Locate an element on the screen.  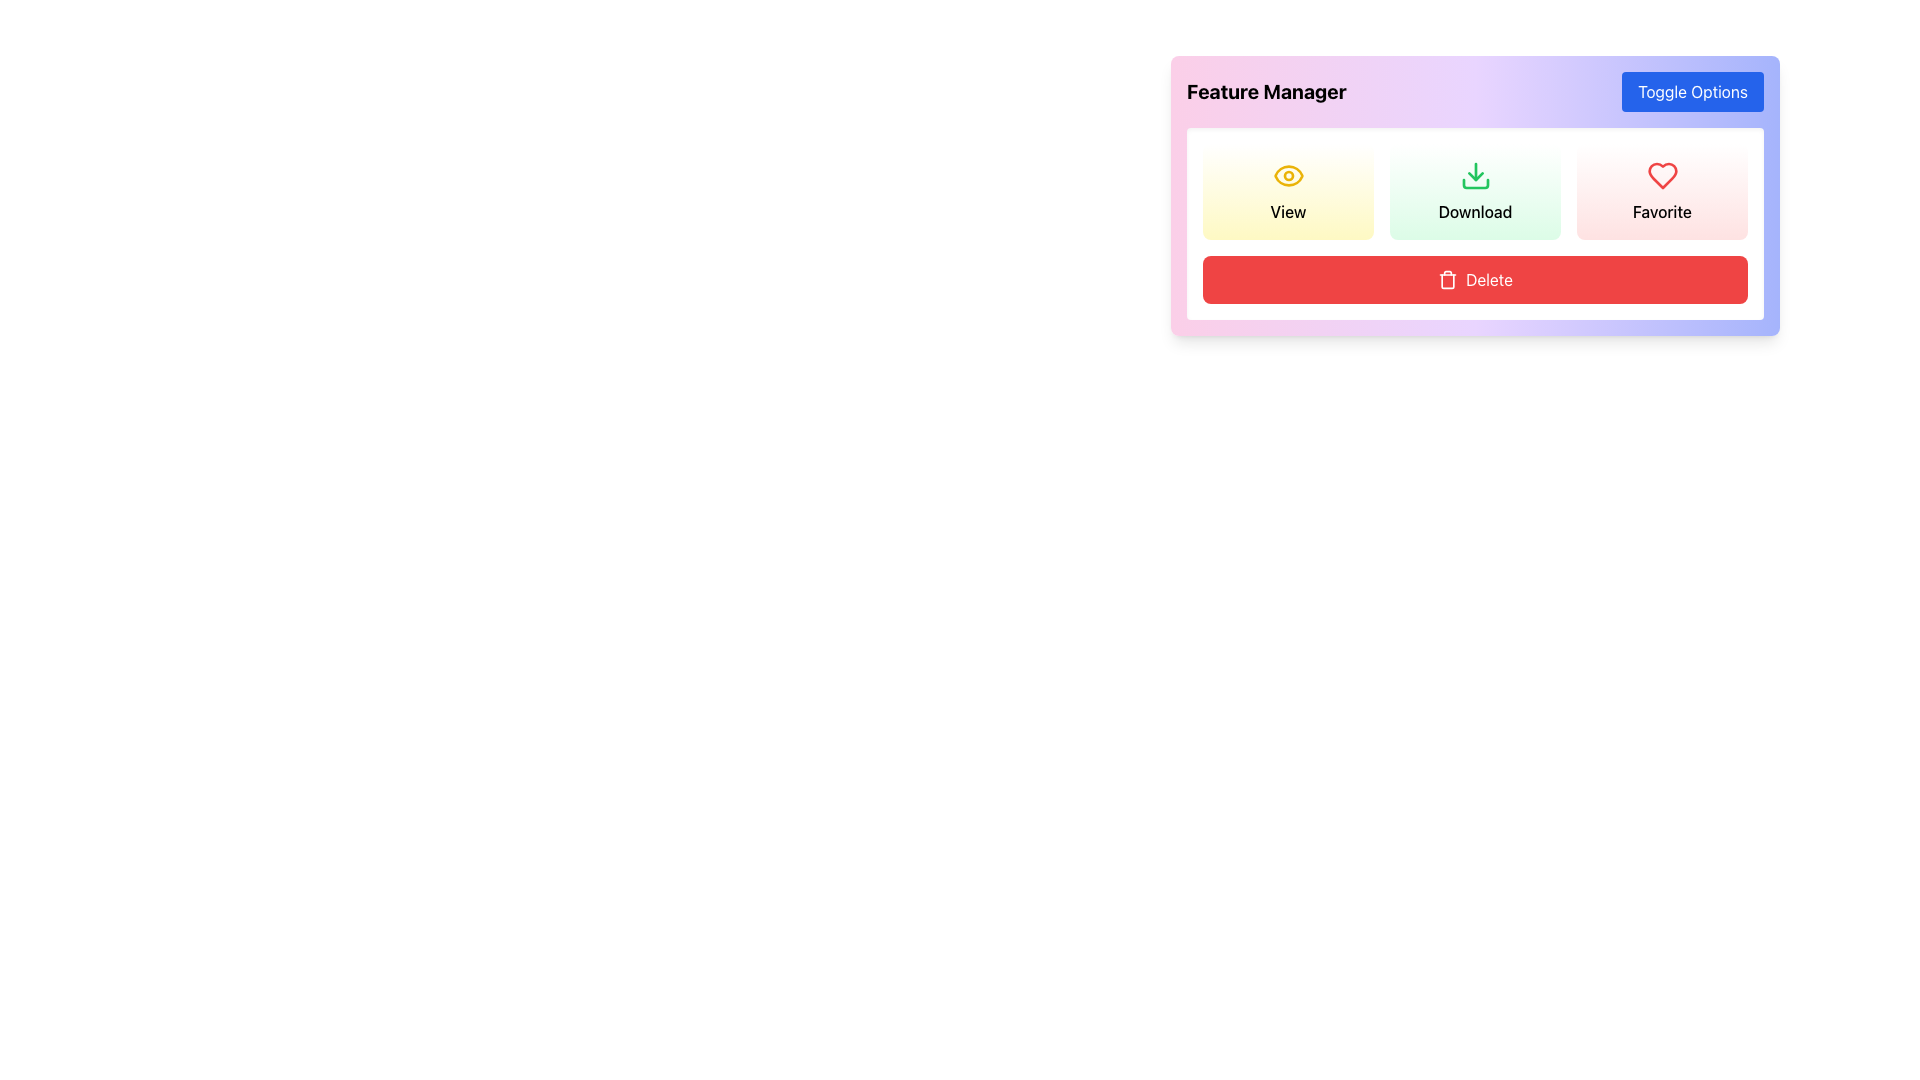
the heart icon button labeled 'Favorite' in the top-right corner of the button group is located at coordinates (1662, 192).